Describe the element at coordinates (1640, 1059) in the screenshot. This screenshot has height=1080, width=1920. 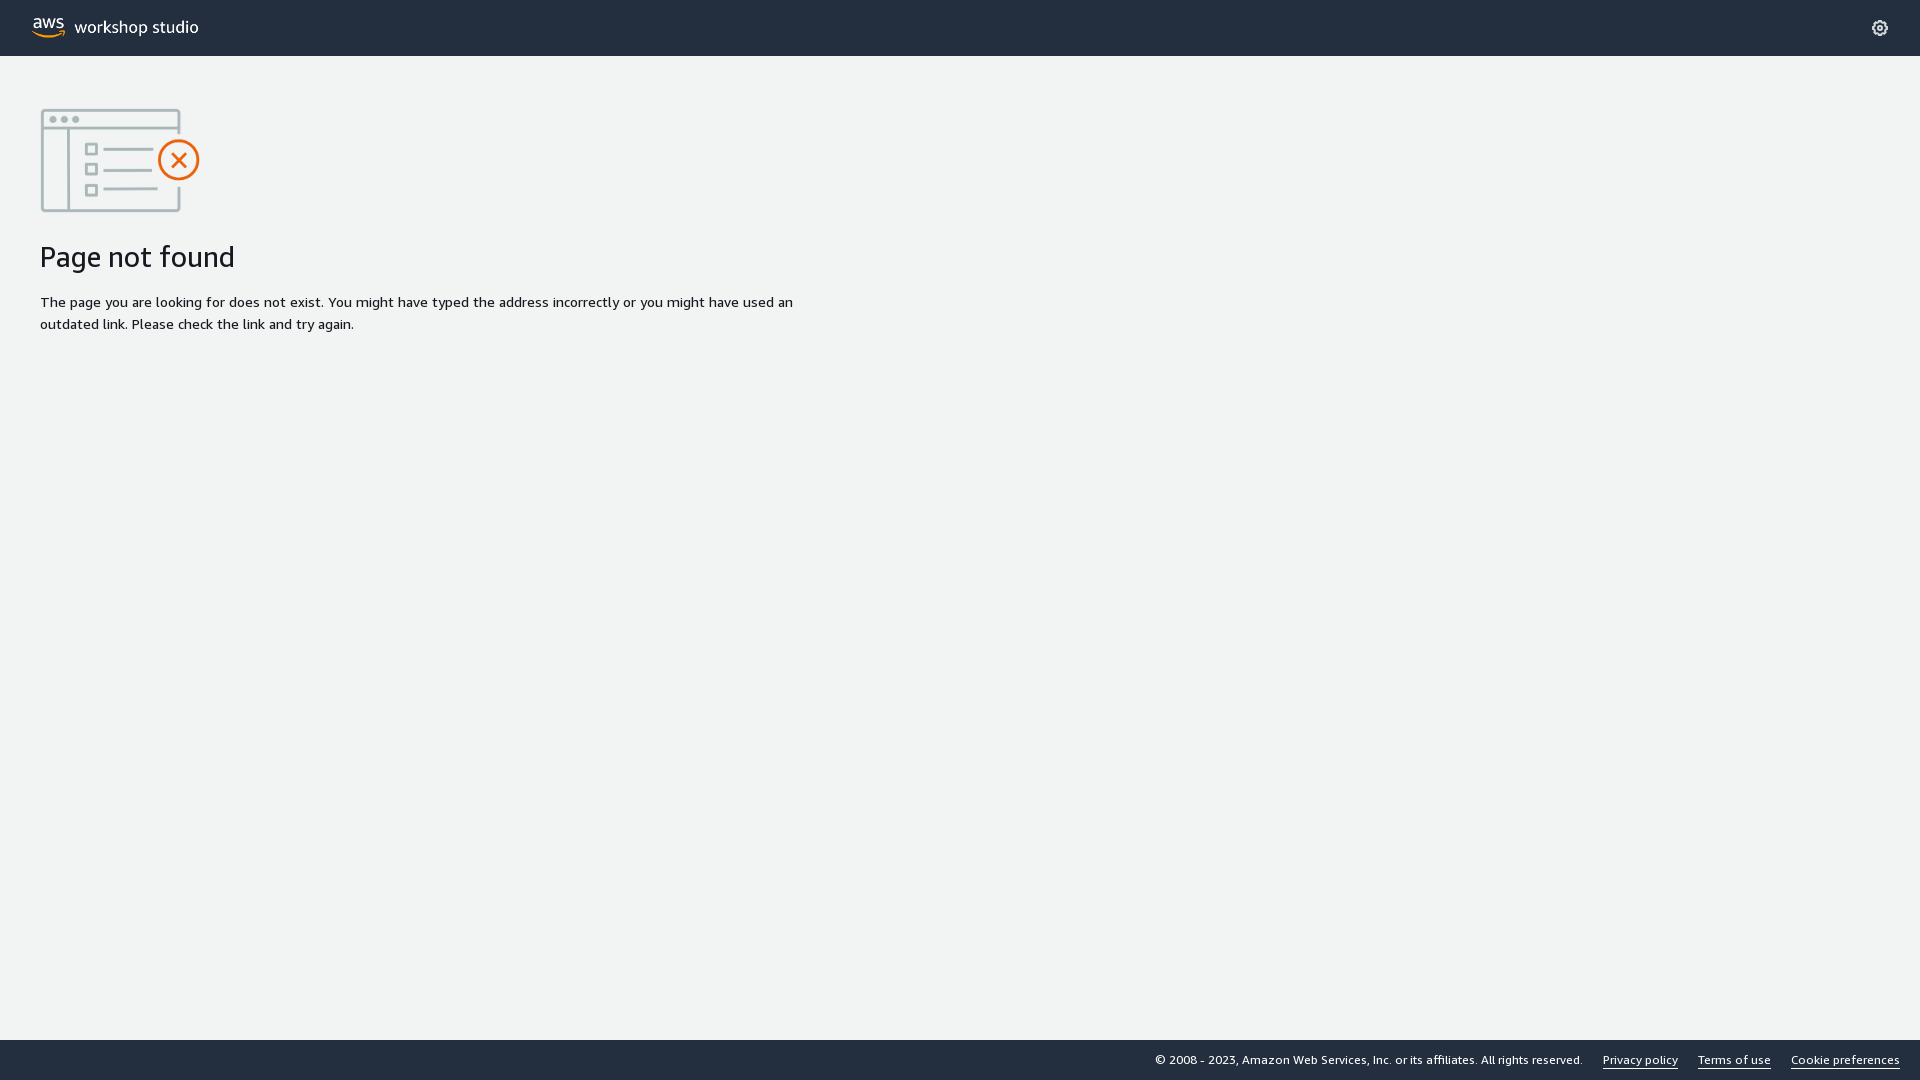
I see `'Privacy policy'` at that location.